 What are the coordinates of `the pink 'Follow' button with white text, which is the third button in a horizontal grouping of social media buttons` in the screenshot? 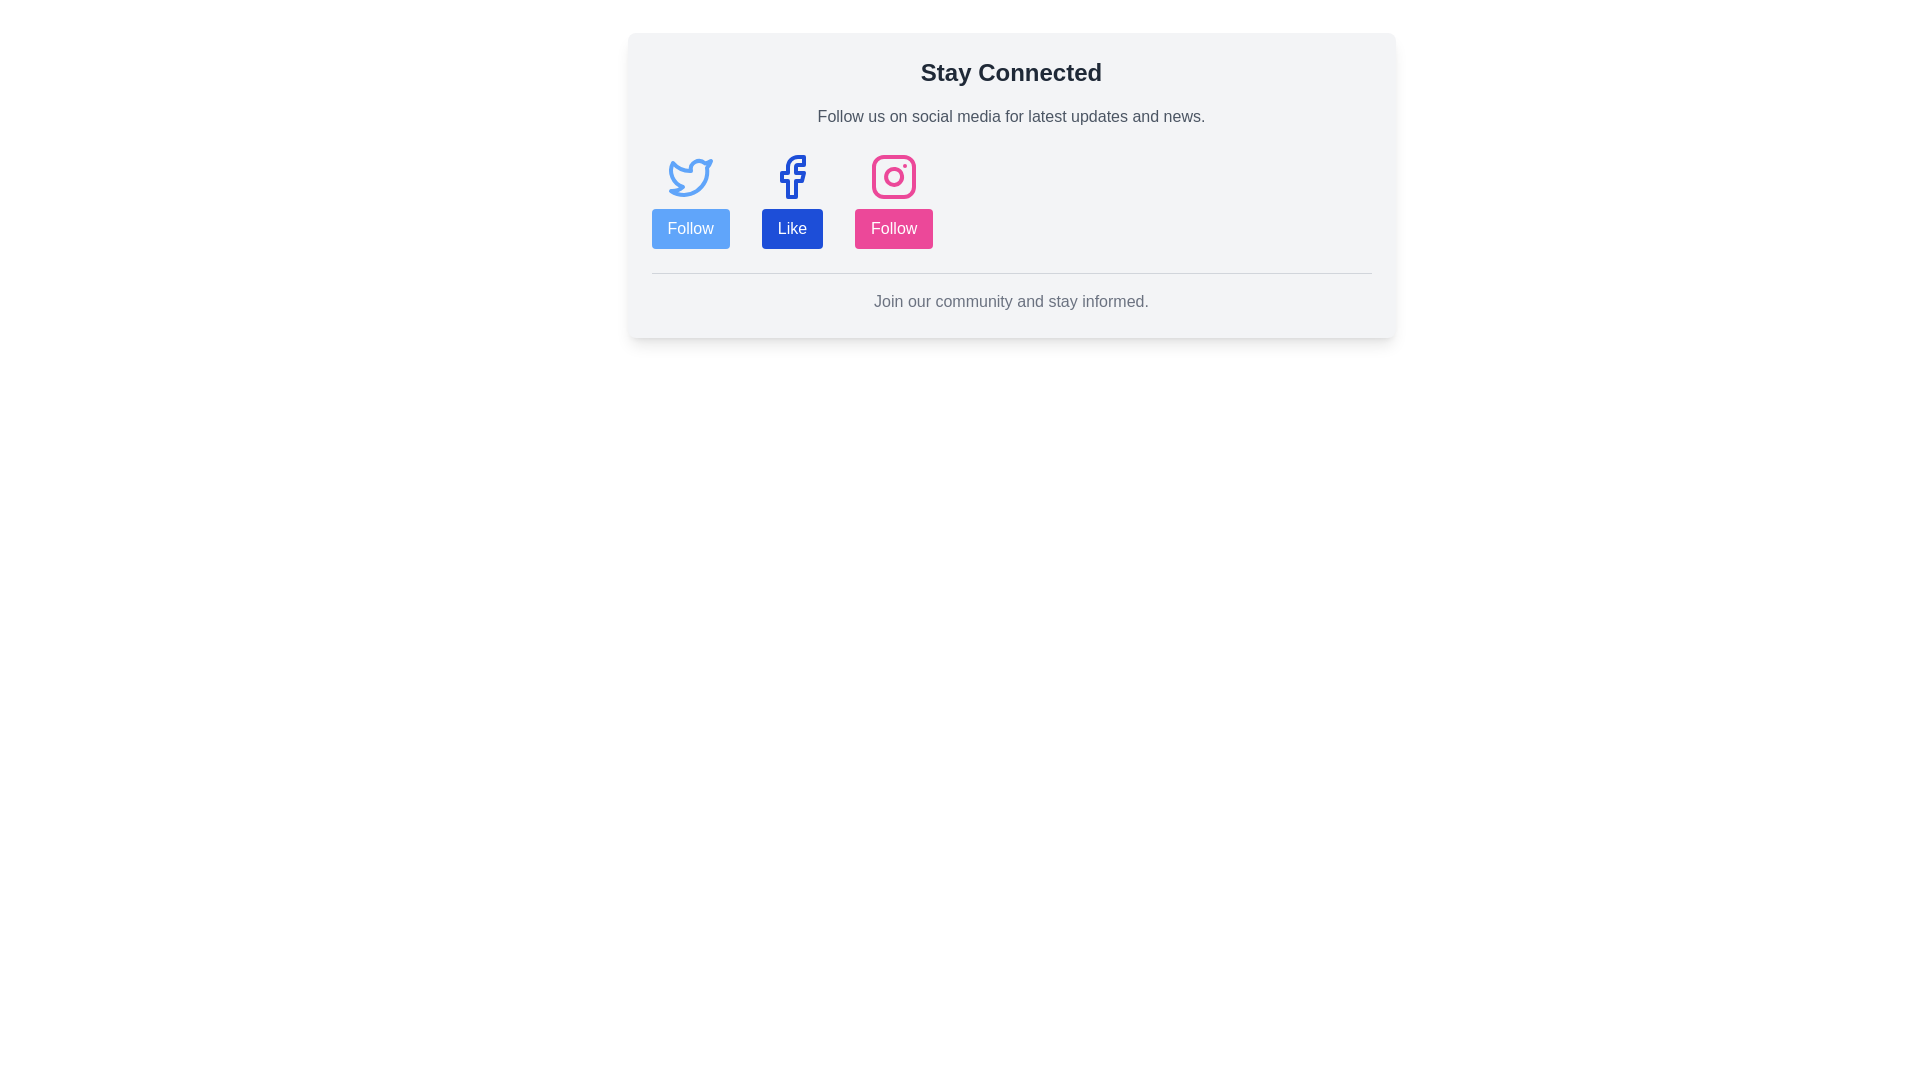 It's located at (893, 200).